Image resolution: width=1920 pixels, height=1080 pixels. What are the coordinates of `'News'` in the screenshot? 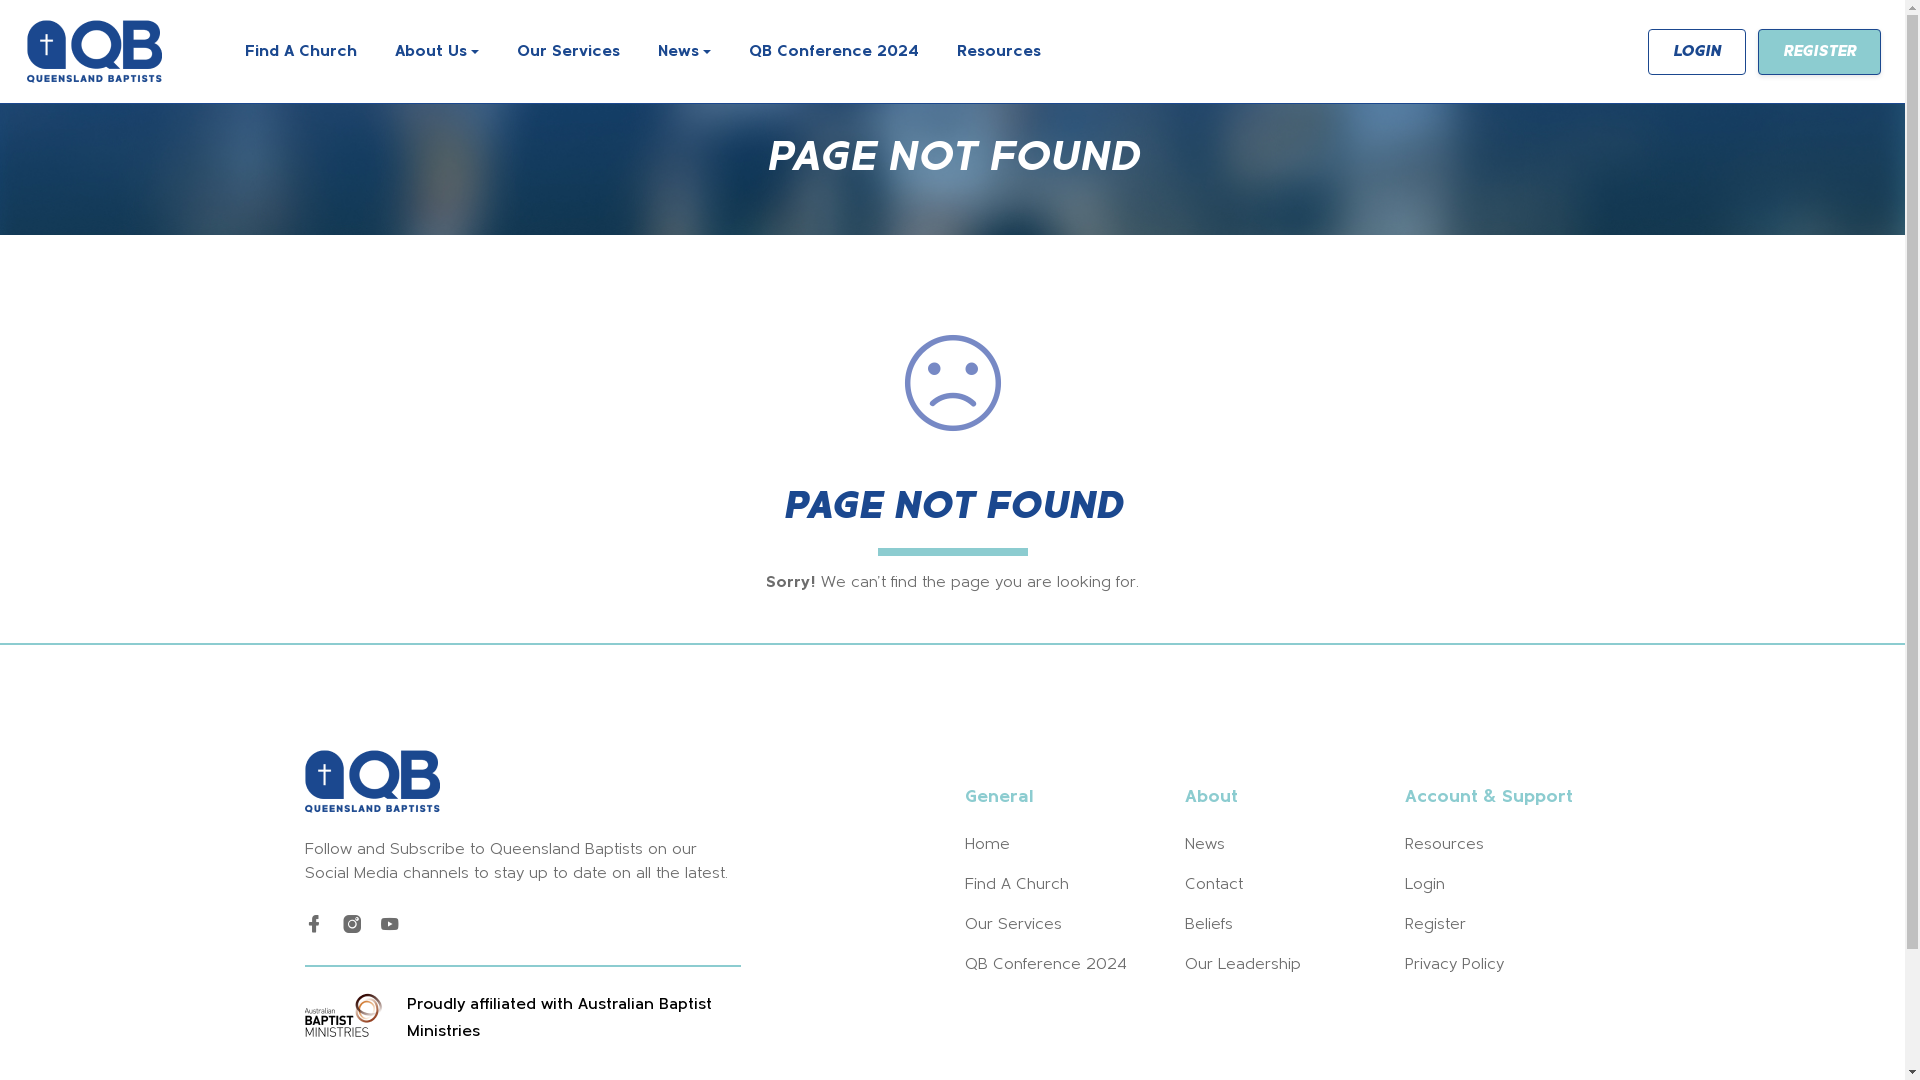 It's located at (684, 50).